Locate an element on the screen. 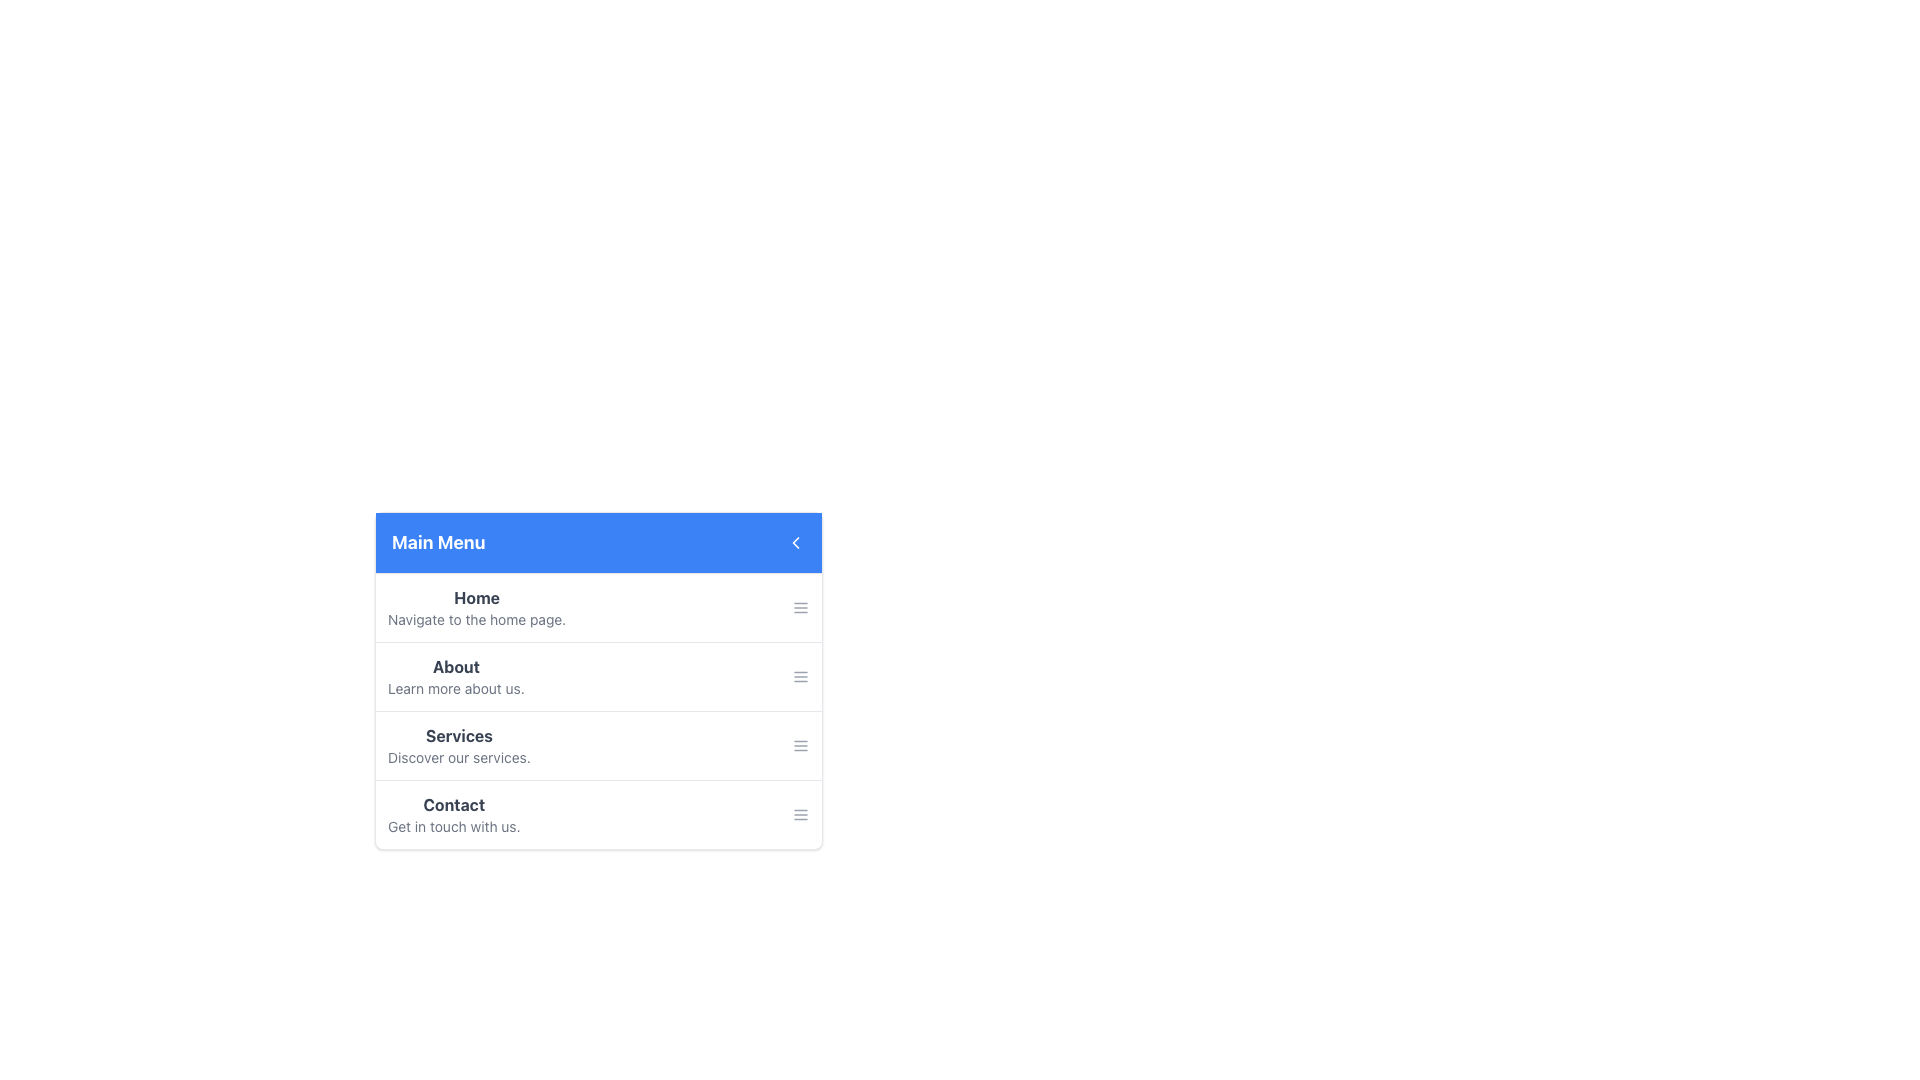 This screenshot has height=1080, width=1920. the 'Main Menu' text label, which is styled in bold font on a blue background in the header section is located at coordinates (437, 543).